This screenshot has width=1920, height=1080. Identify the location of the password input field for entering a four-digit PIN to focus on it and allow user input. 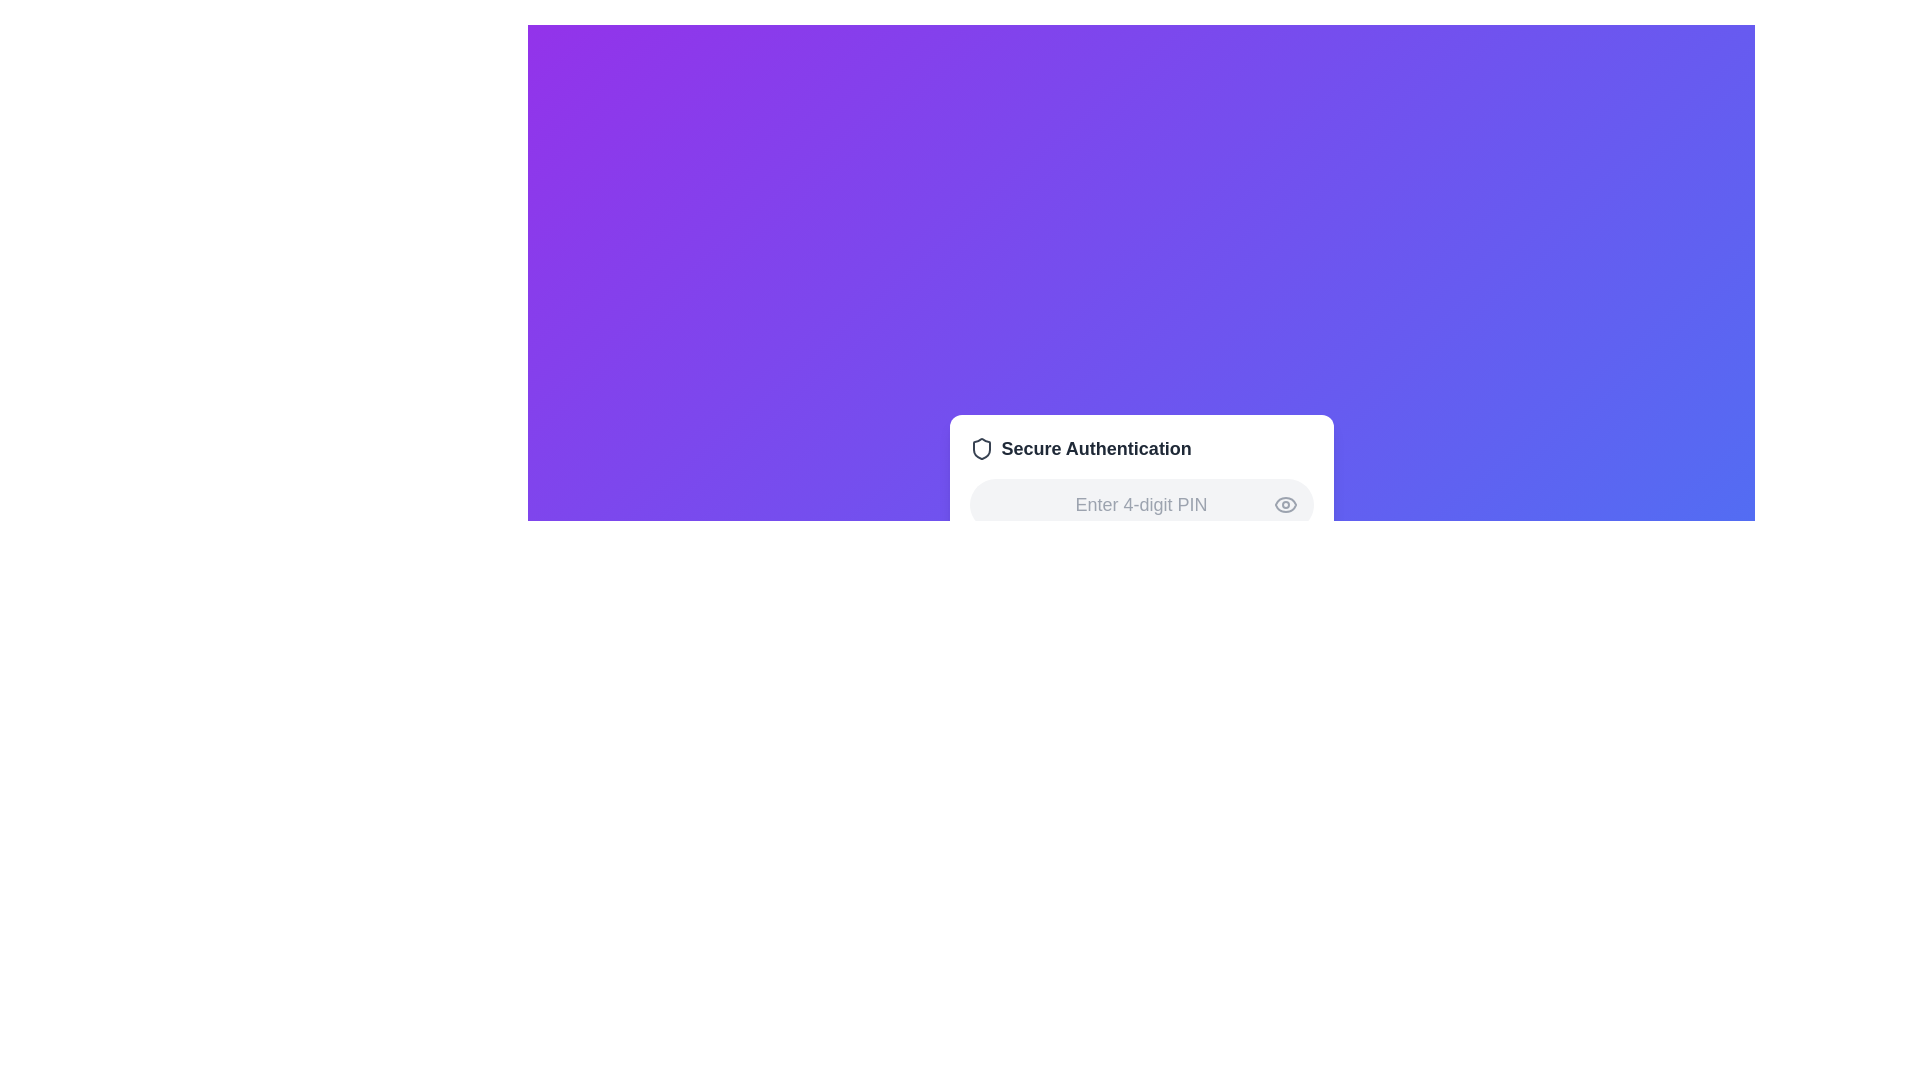
(1141, 504).